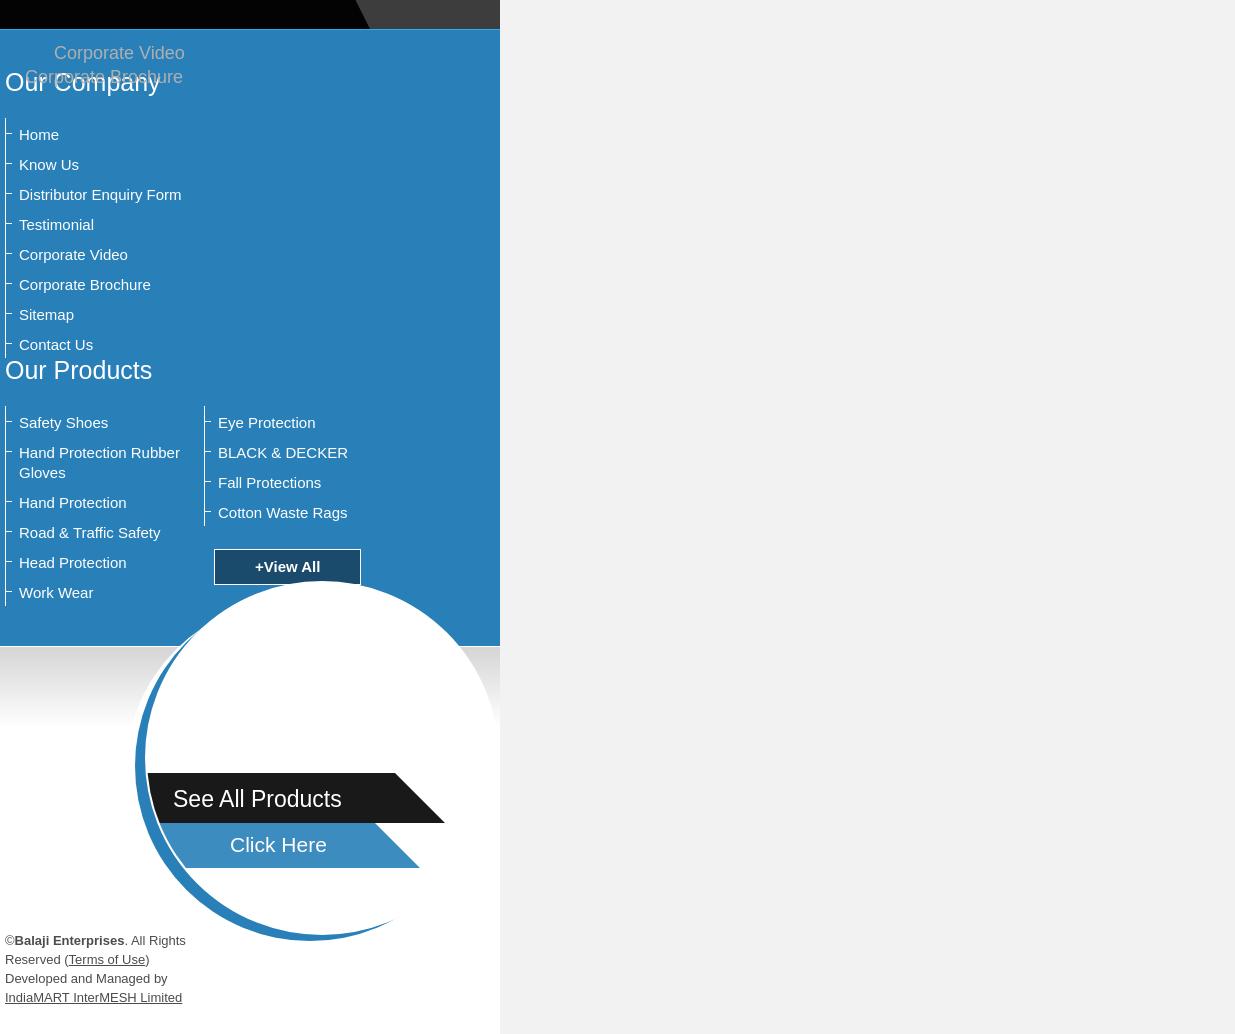 This screenshot has height=1034, width=1235. I want to click on 'Developed and Managed by', so click(84, 977).